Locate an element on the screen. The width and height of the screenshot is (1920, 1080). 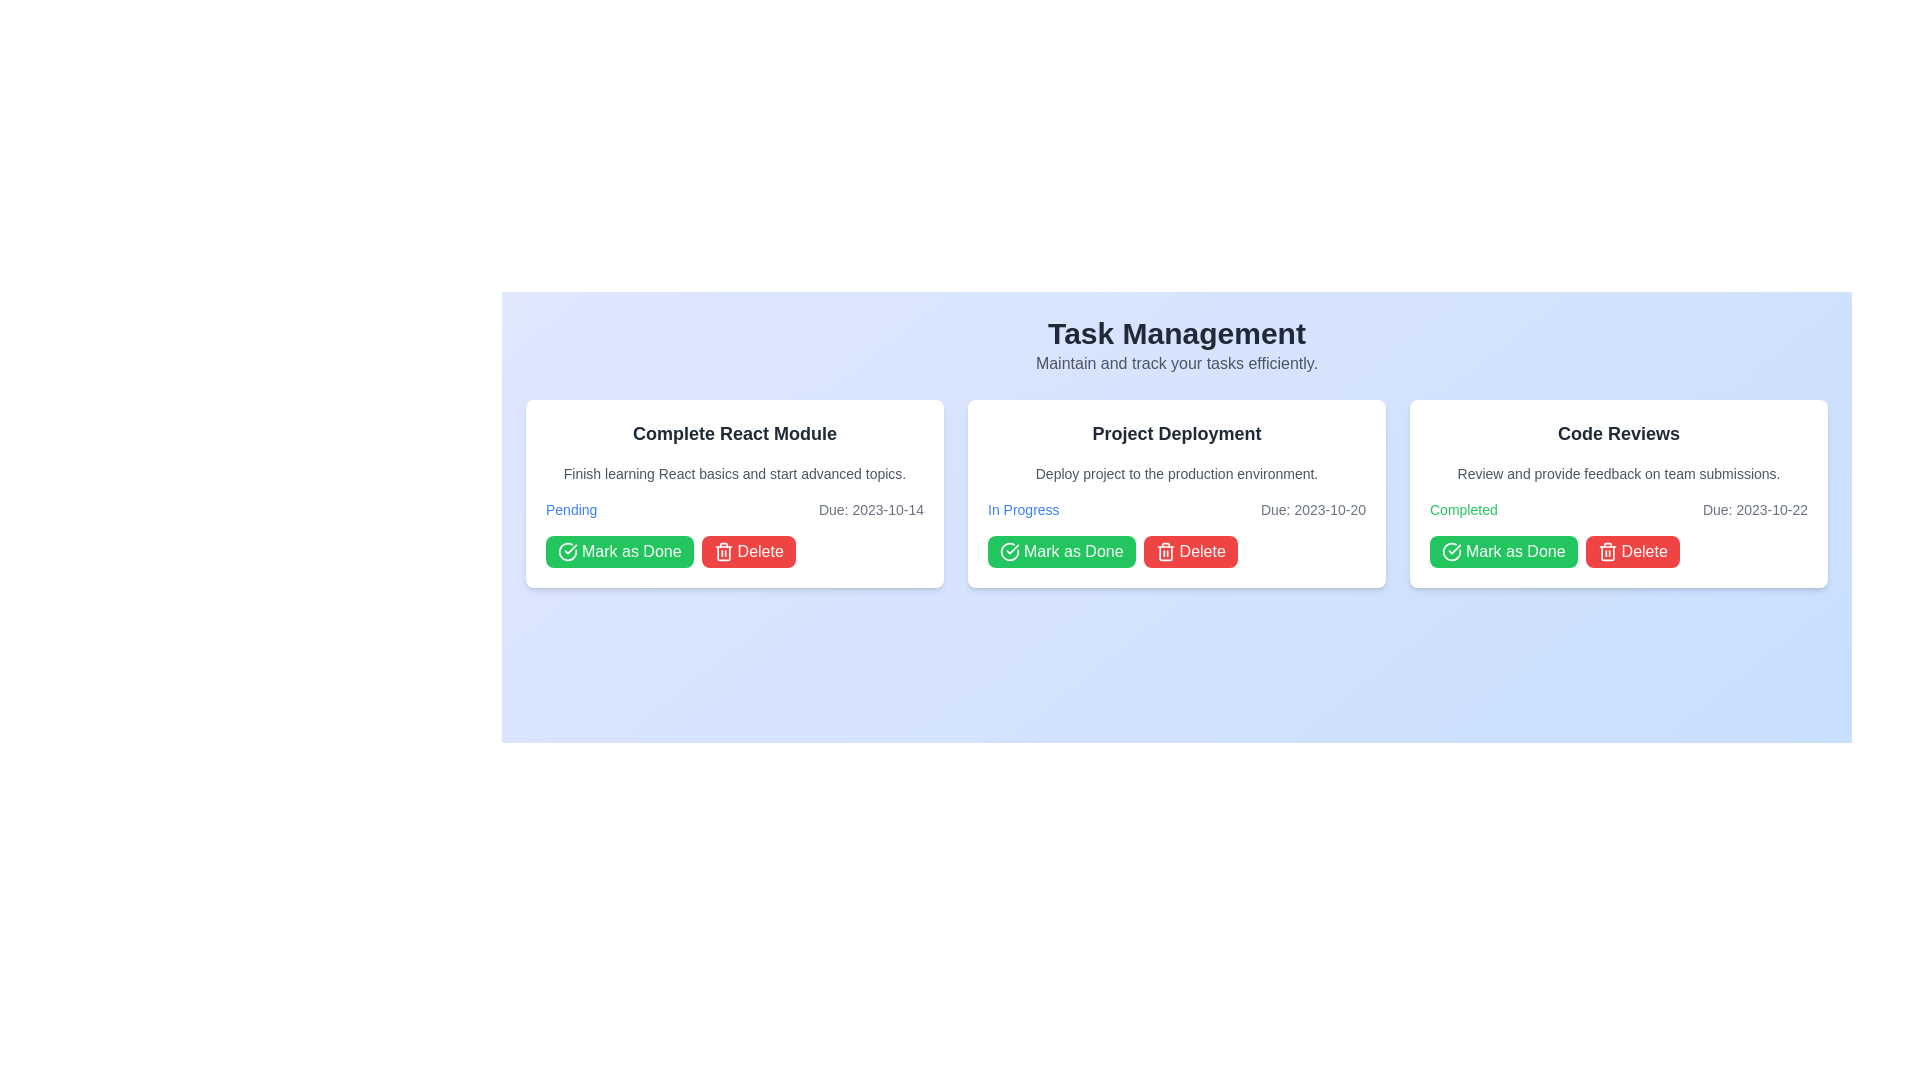
the 'Mark as Done' button located in the task card titled 'Project Deployment' to update the task's status as completed is located at coordinates (1060, 551).